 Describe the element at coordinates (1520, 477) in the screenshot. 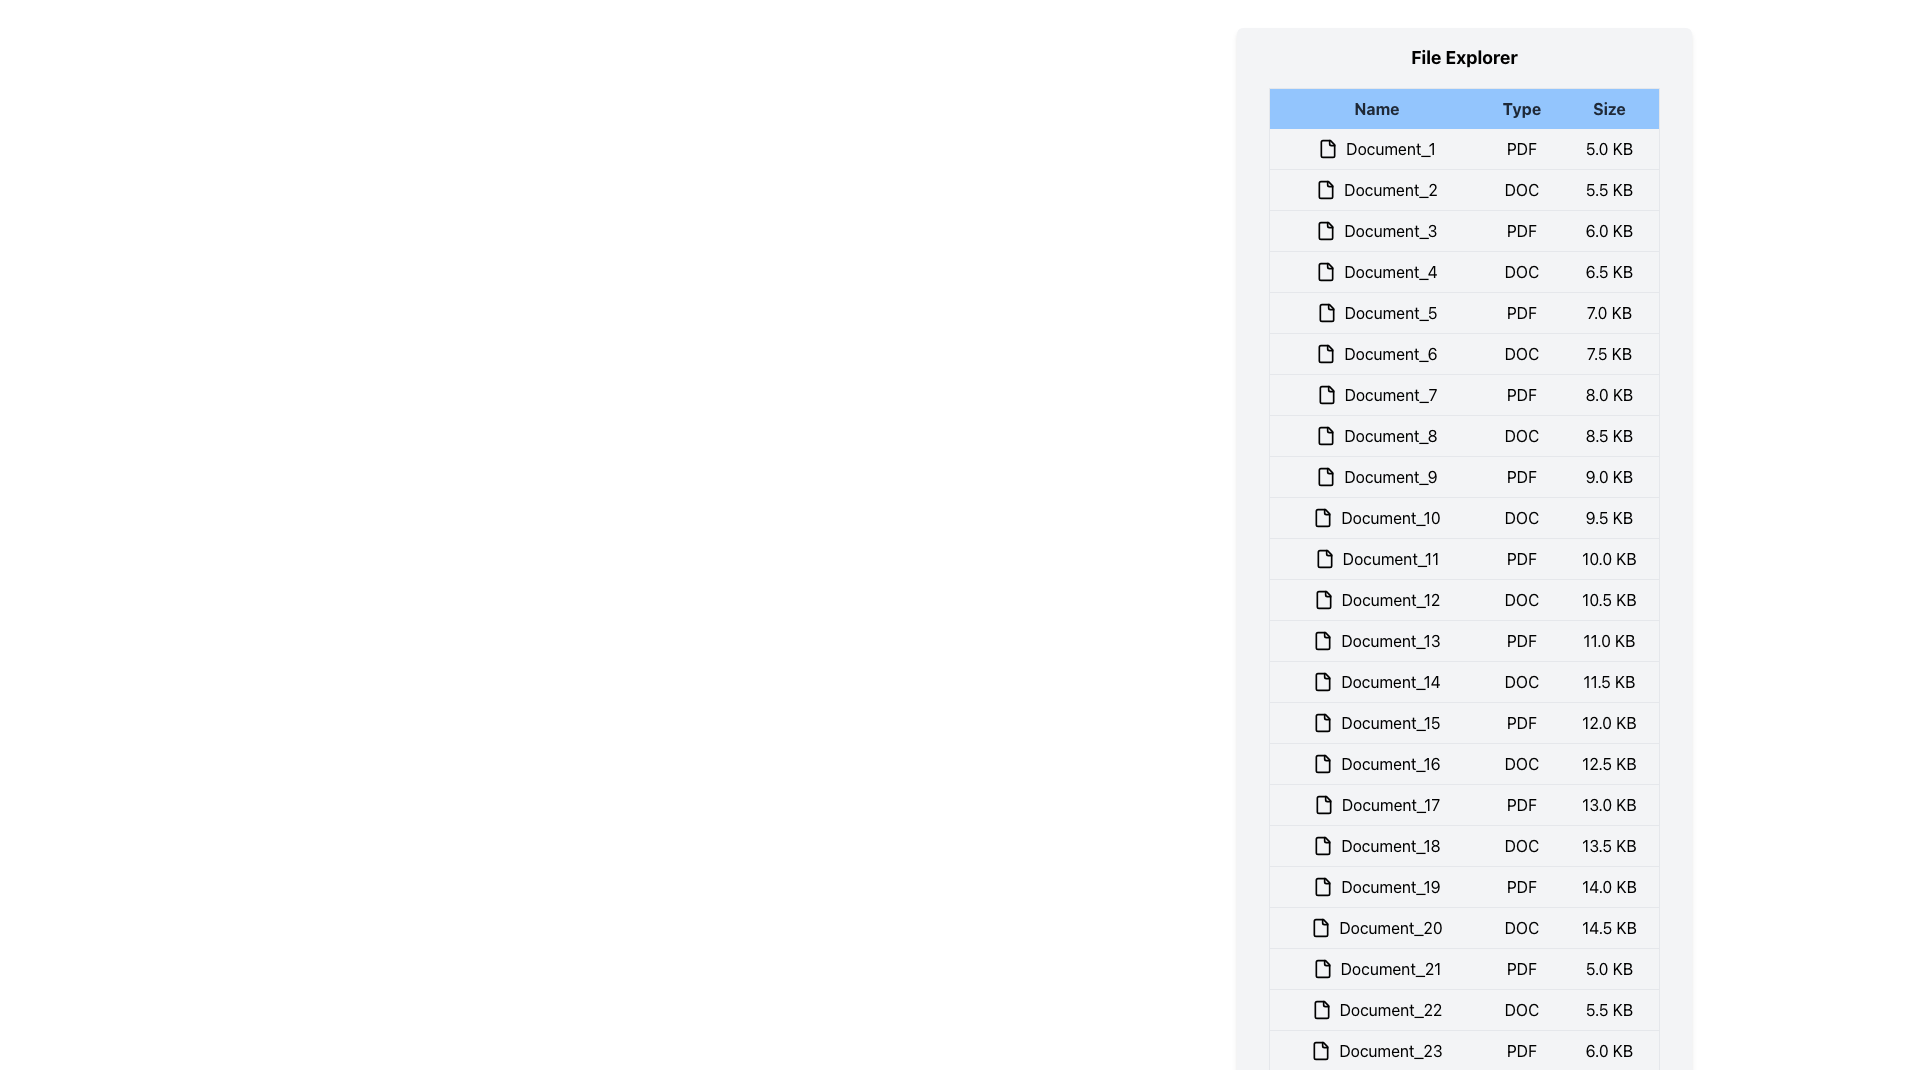

I see `the text label displaying 'PDF' in the 'Type' field of the row related to 'Document_9' in the file explorer interface` at that location.